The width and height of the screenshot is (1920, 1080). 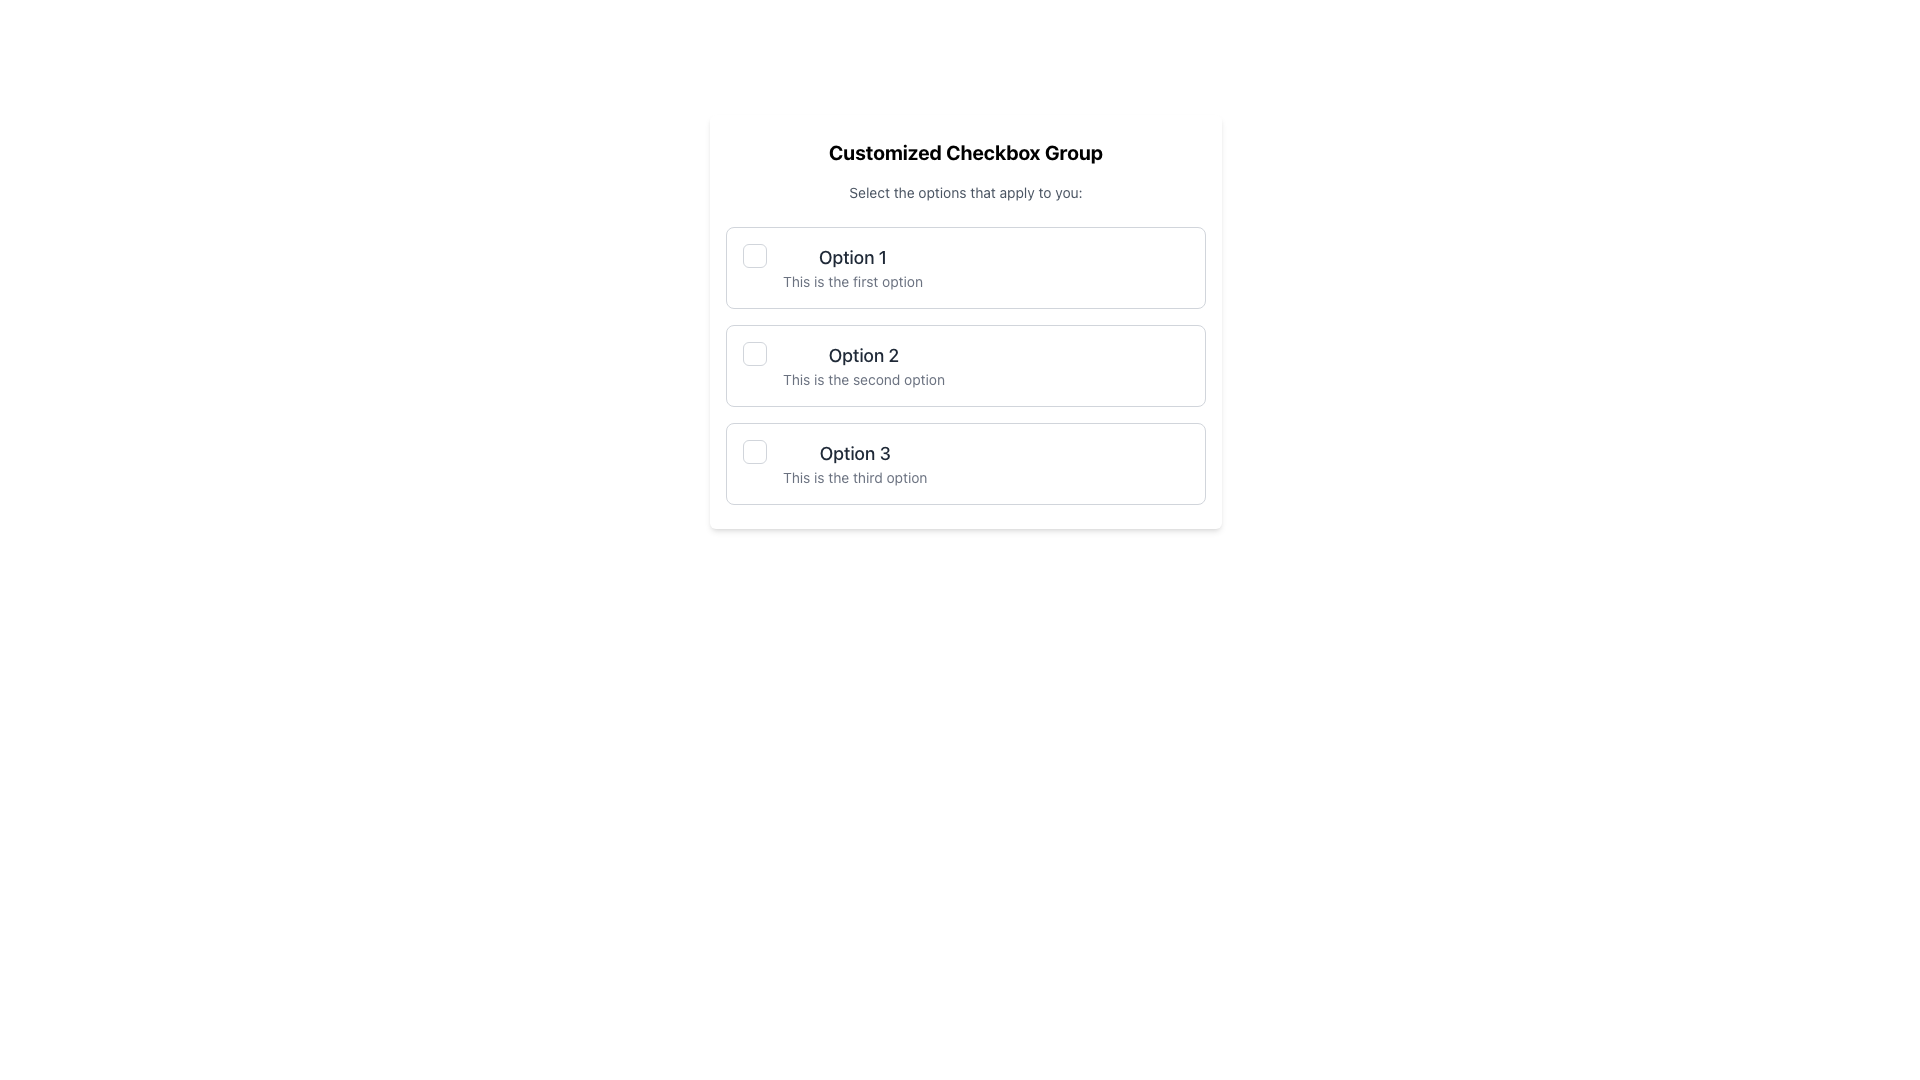 I want to click on the third checkbox option in the group, so click(x=965, y=463).